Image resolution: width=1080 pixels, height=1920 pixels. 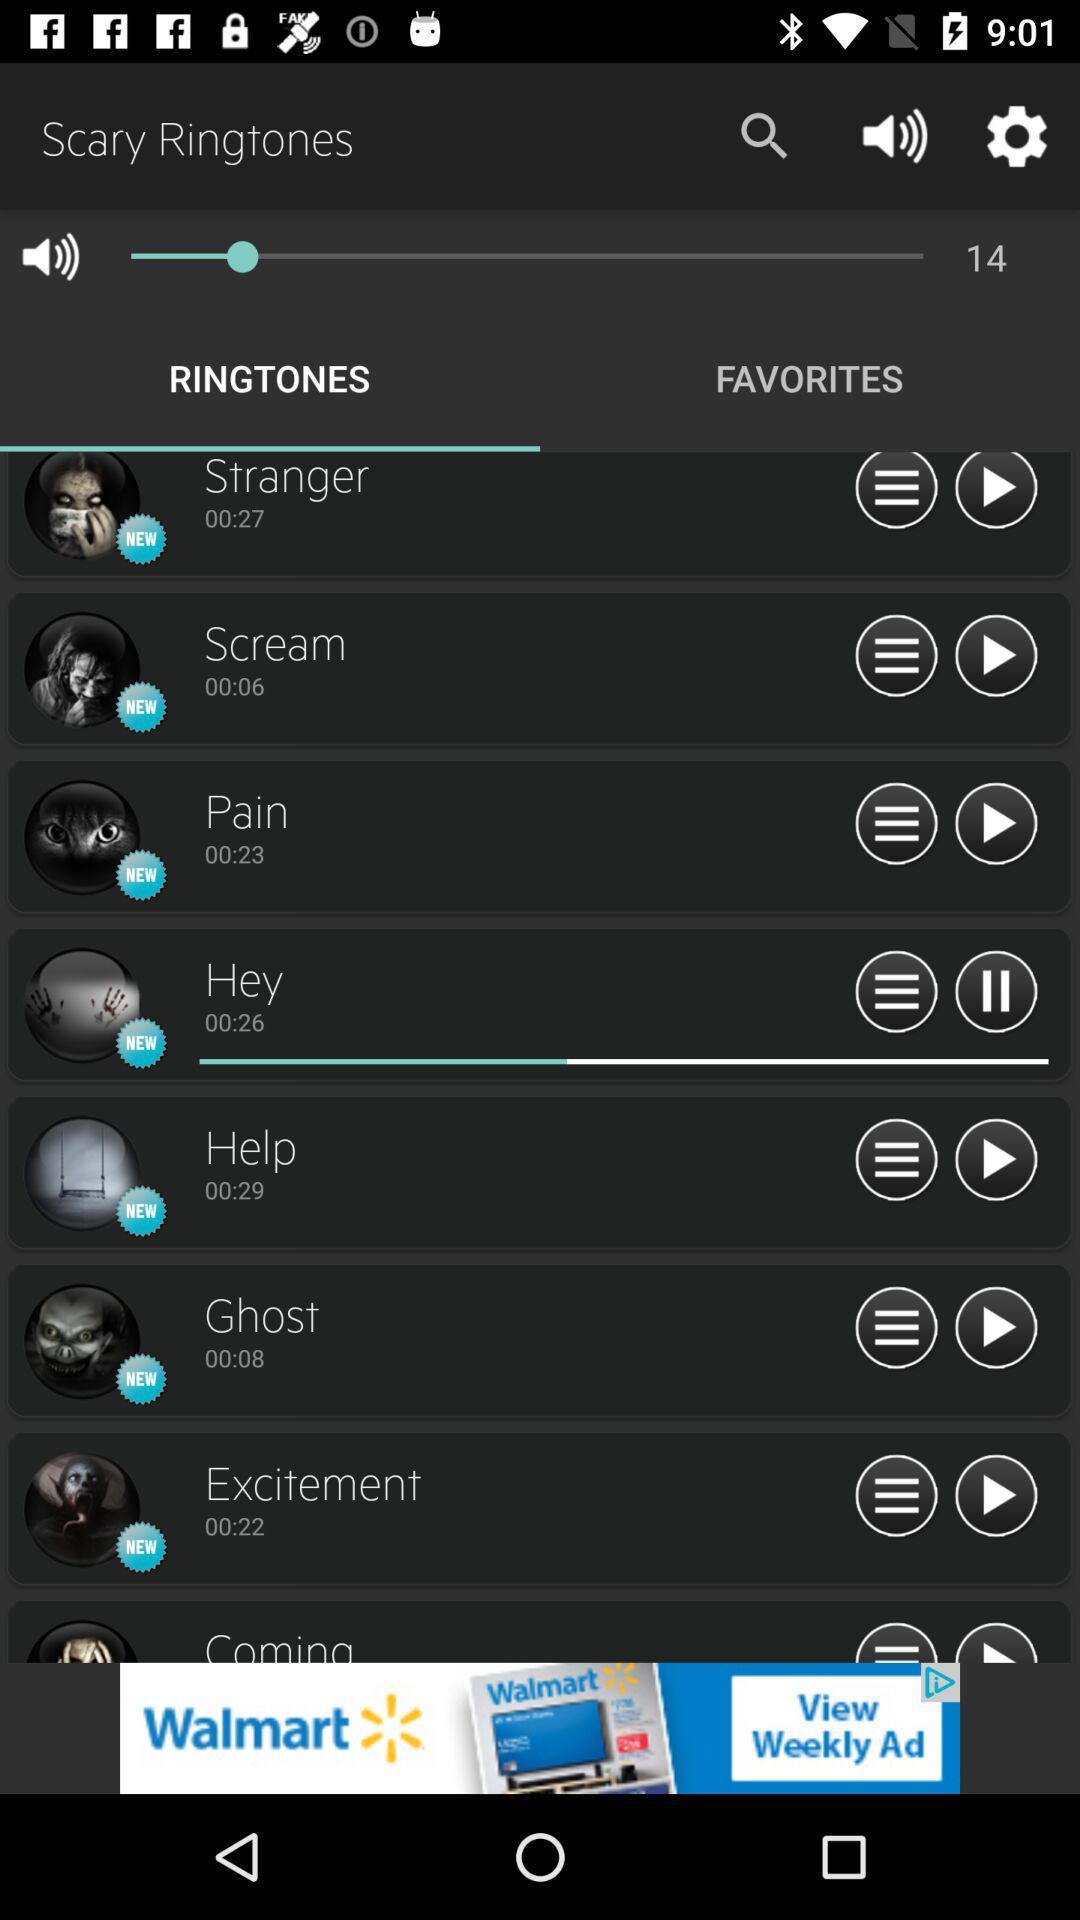 What do you see at coordinates (540, 1727) in the screenshot?
I see `to delete the add` at bounding box center [540, 1727].